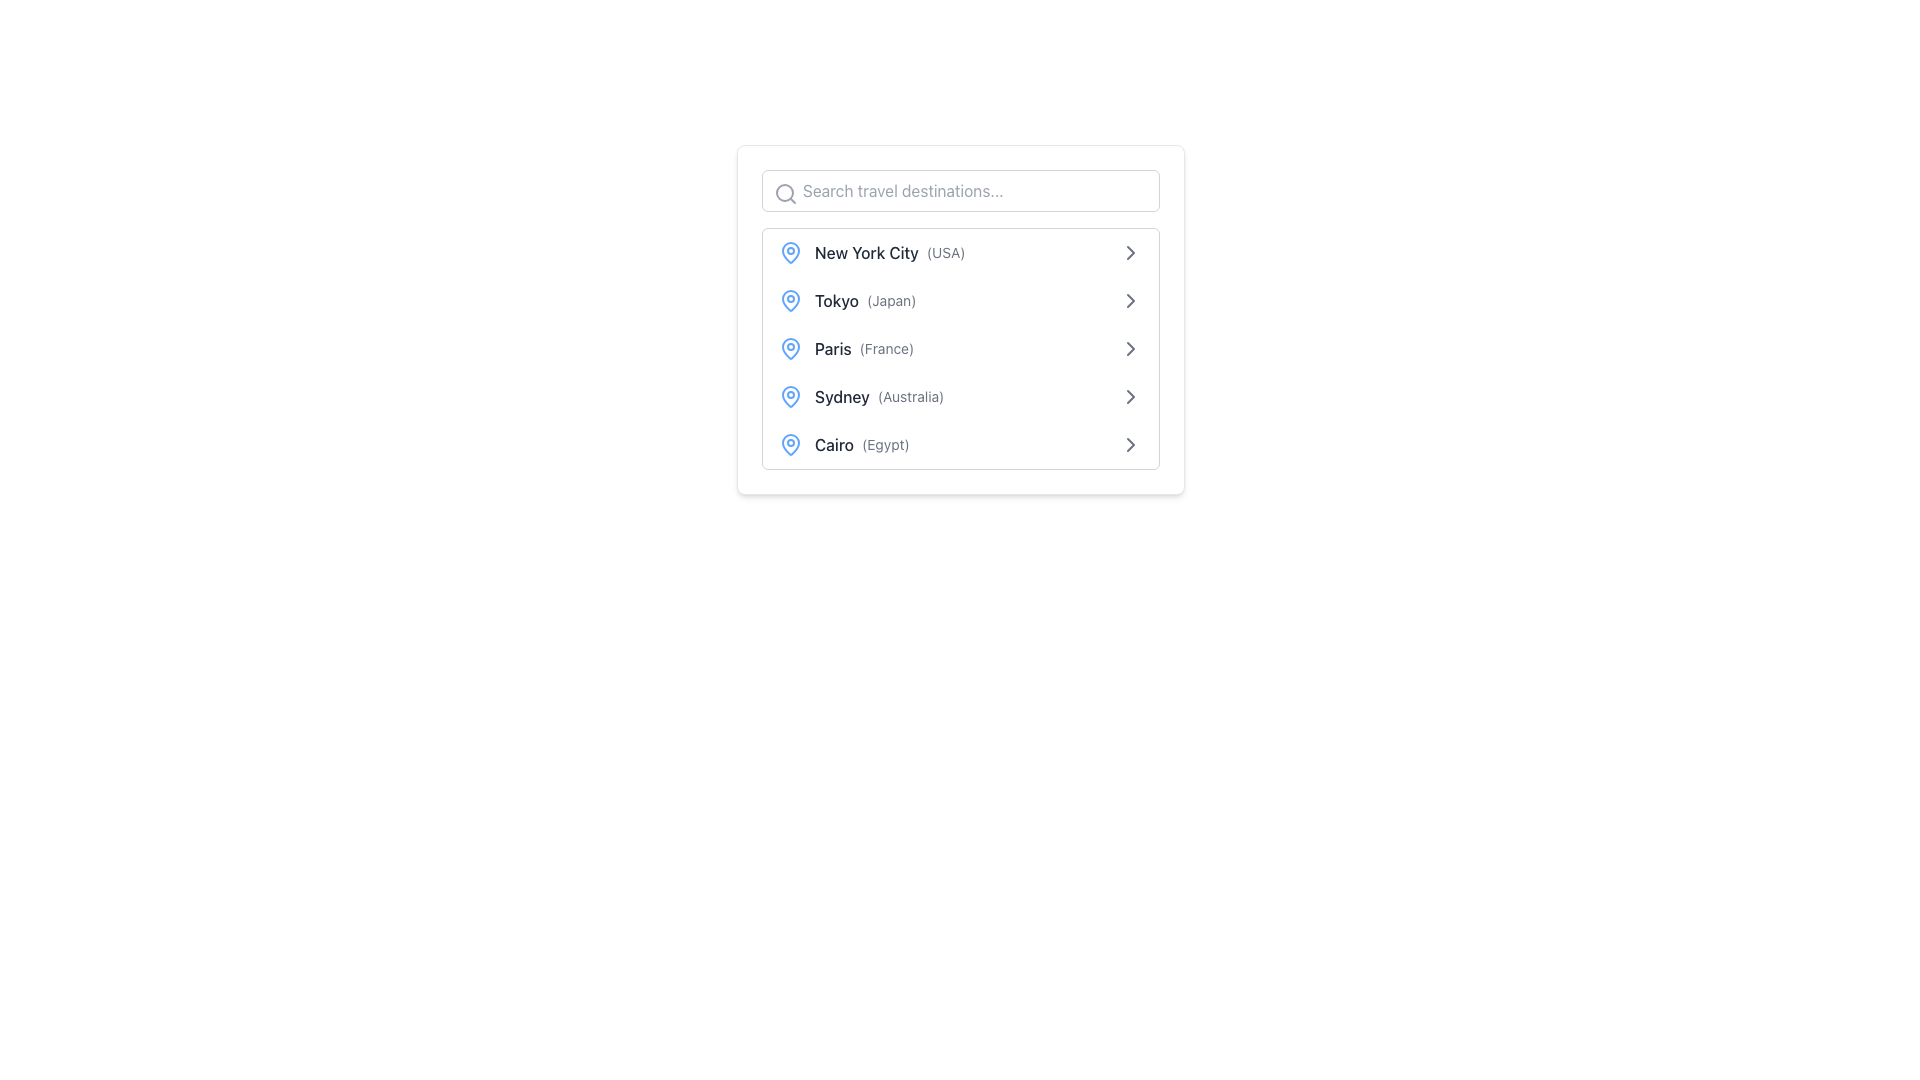 This screenshot has width=1920, height=1080. I want to click on the text label 'Tokyo' which is styled with a medium font weight and dark gray color, located in the second entry of a list of travel destinations, alongside a blue location marker icon and the text '(Japan)', so click(837, 300).